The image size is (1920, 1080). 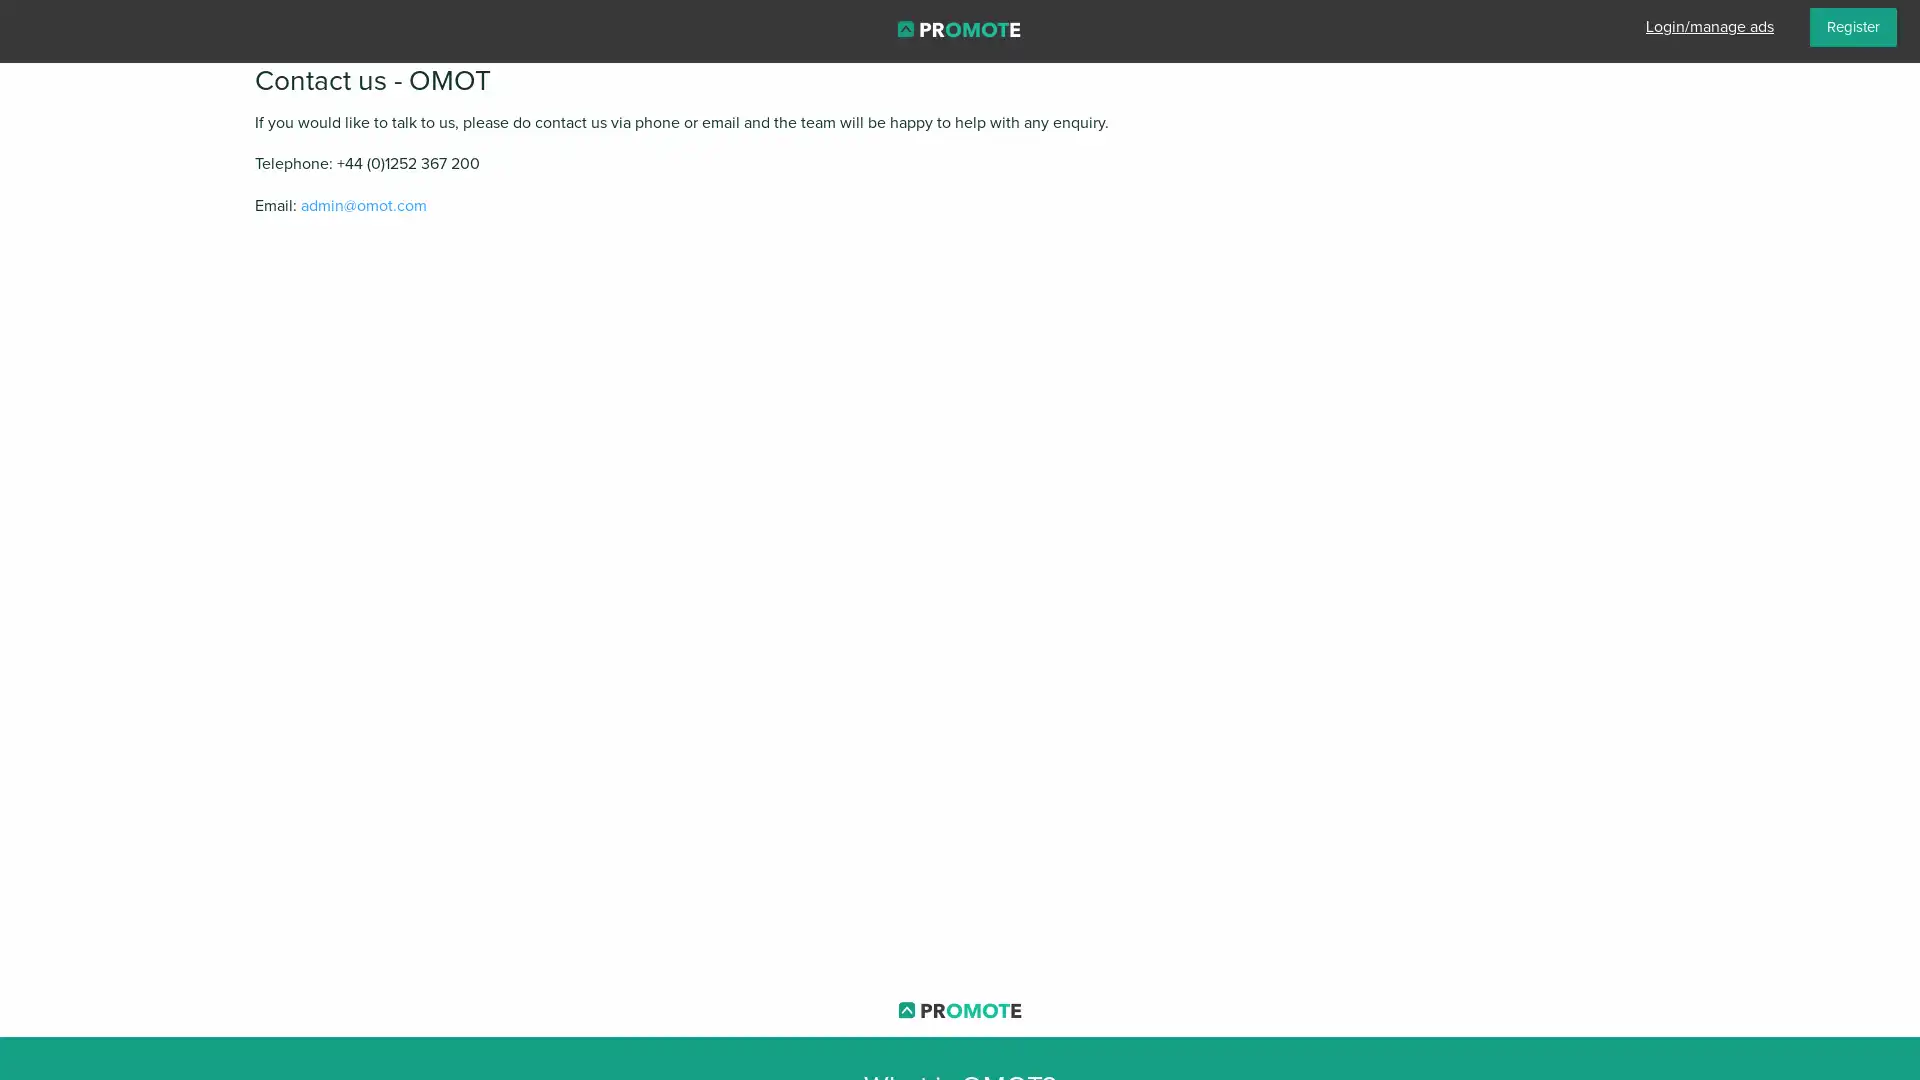 What do you see at coordinates (1852, 27) in the screenshot?
I see `Register` at bounding box center [1852, 27].